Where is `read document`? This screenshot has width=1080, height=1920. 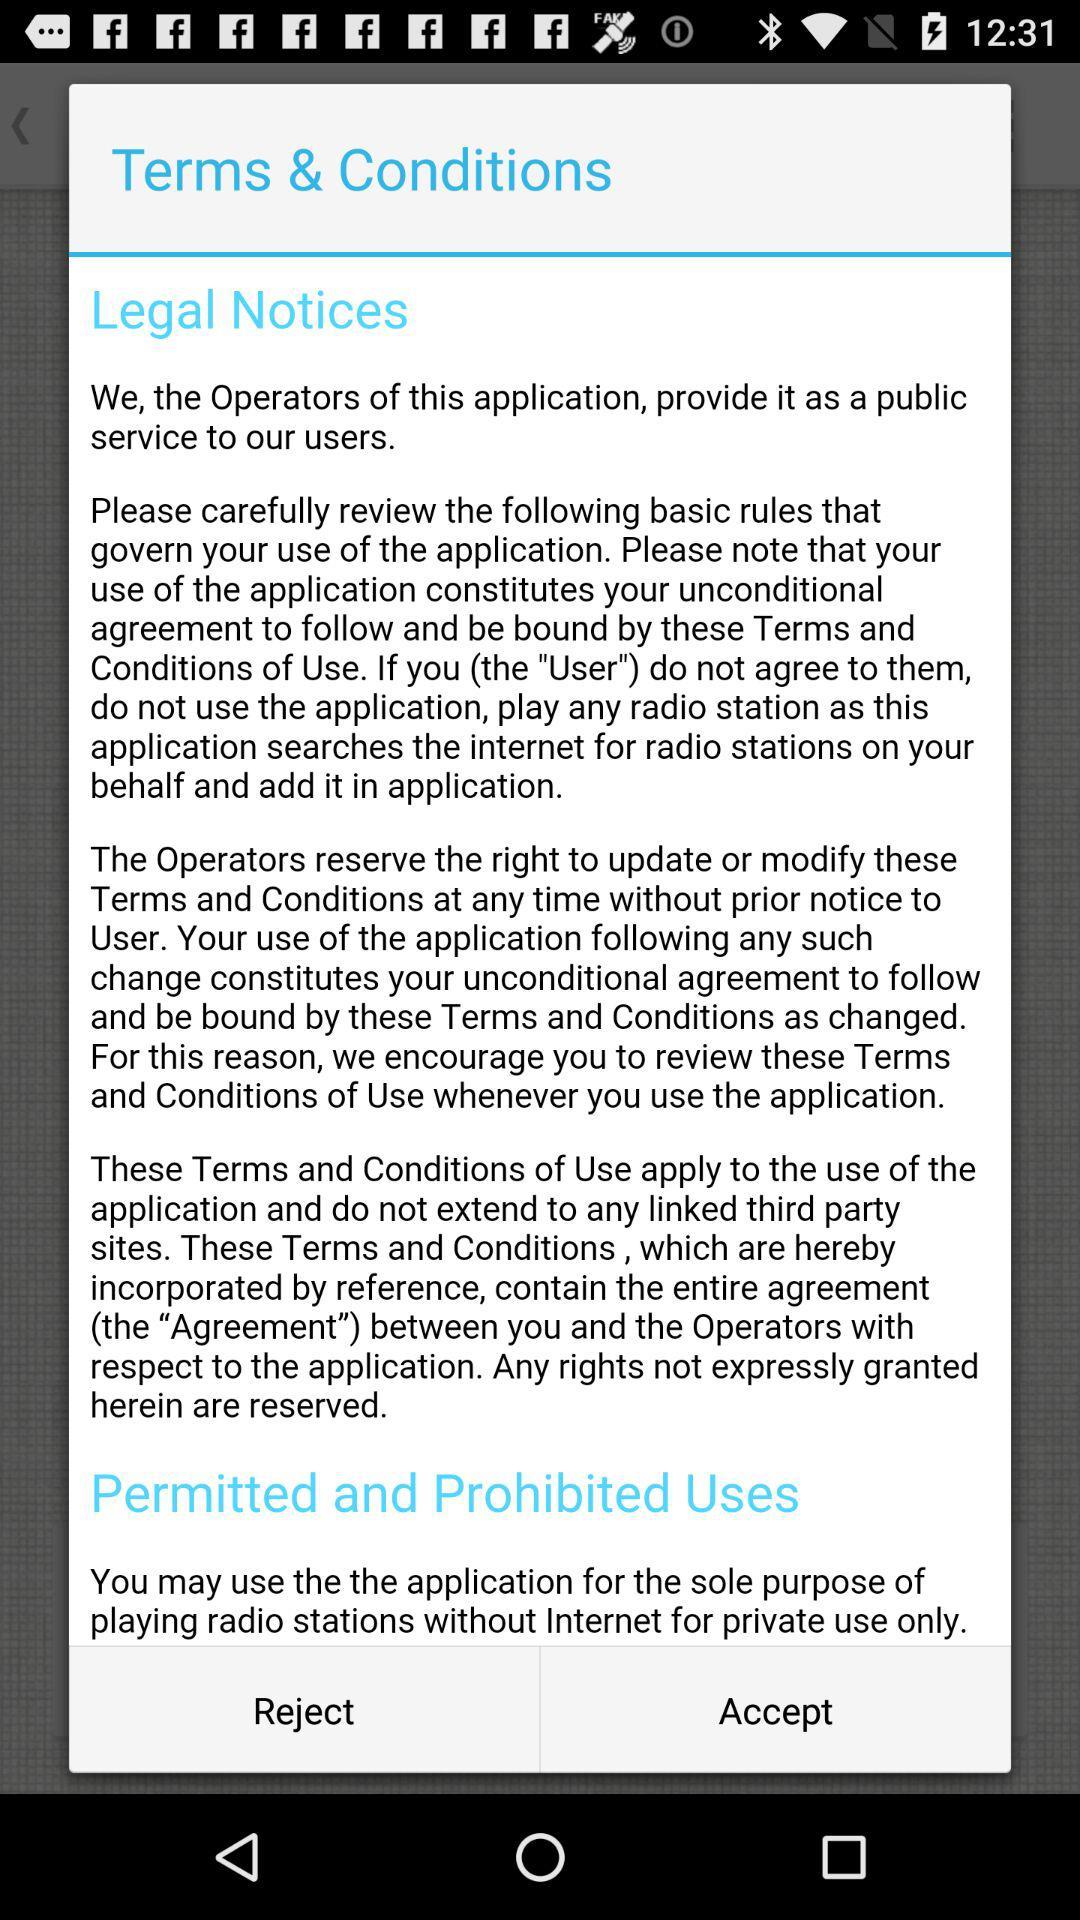
read document is located at coordinates (540, 950).